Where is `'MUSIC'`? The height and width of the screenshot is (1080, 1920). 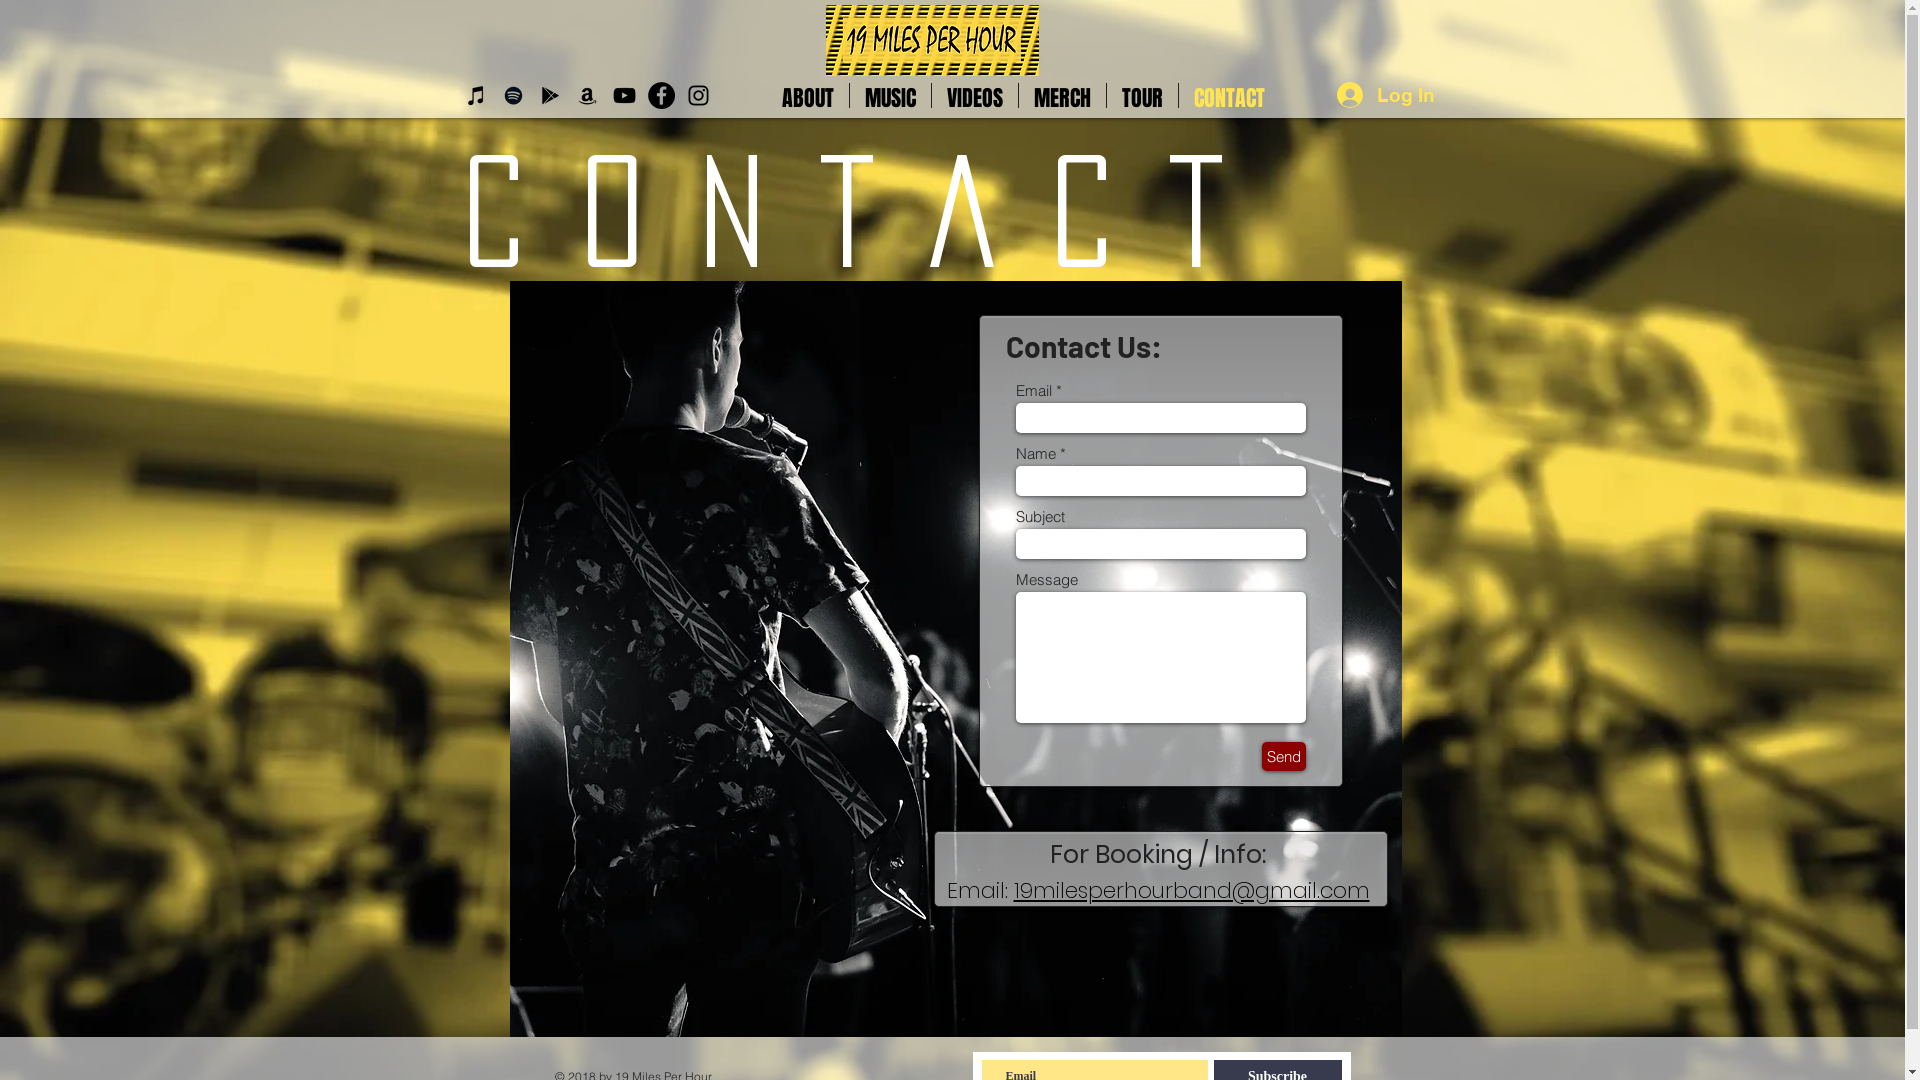 'MUSIC' is located at coordinates (889, 95).